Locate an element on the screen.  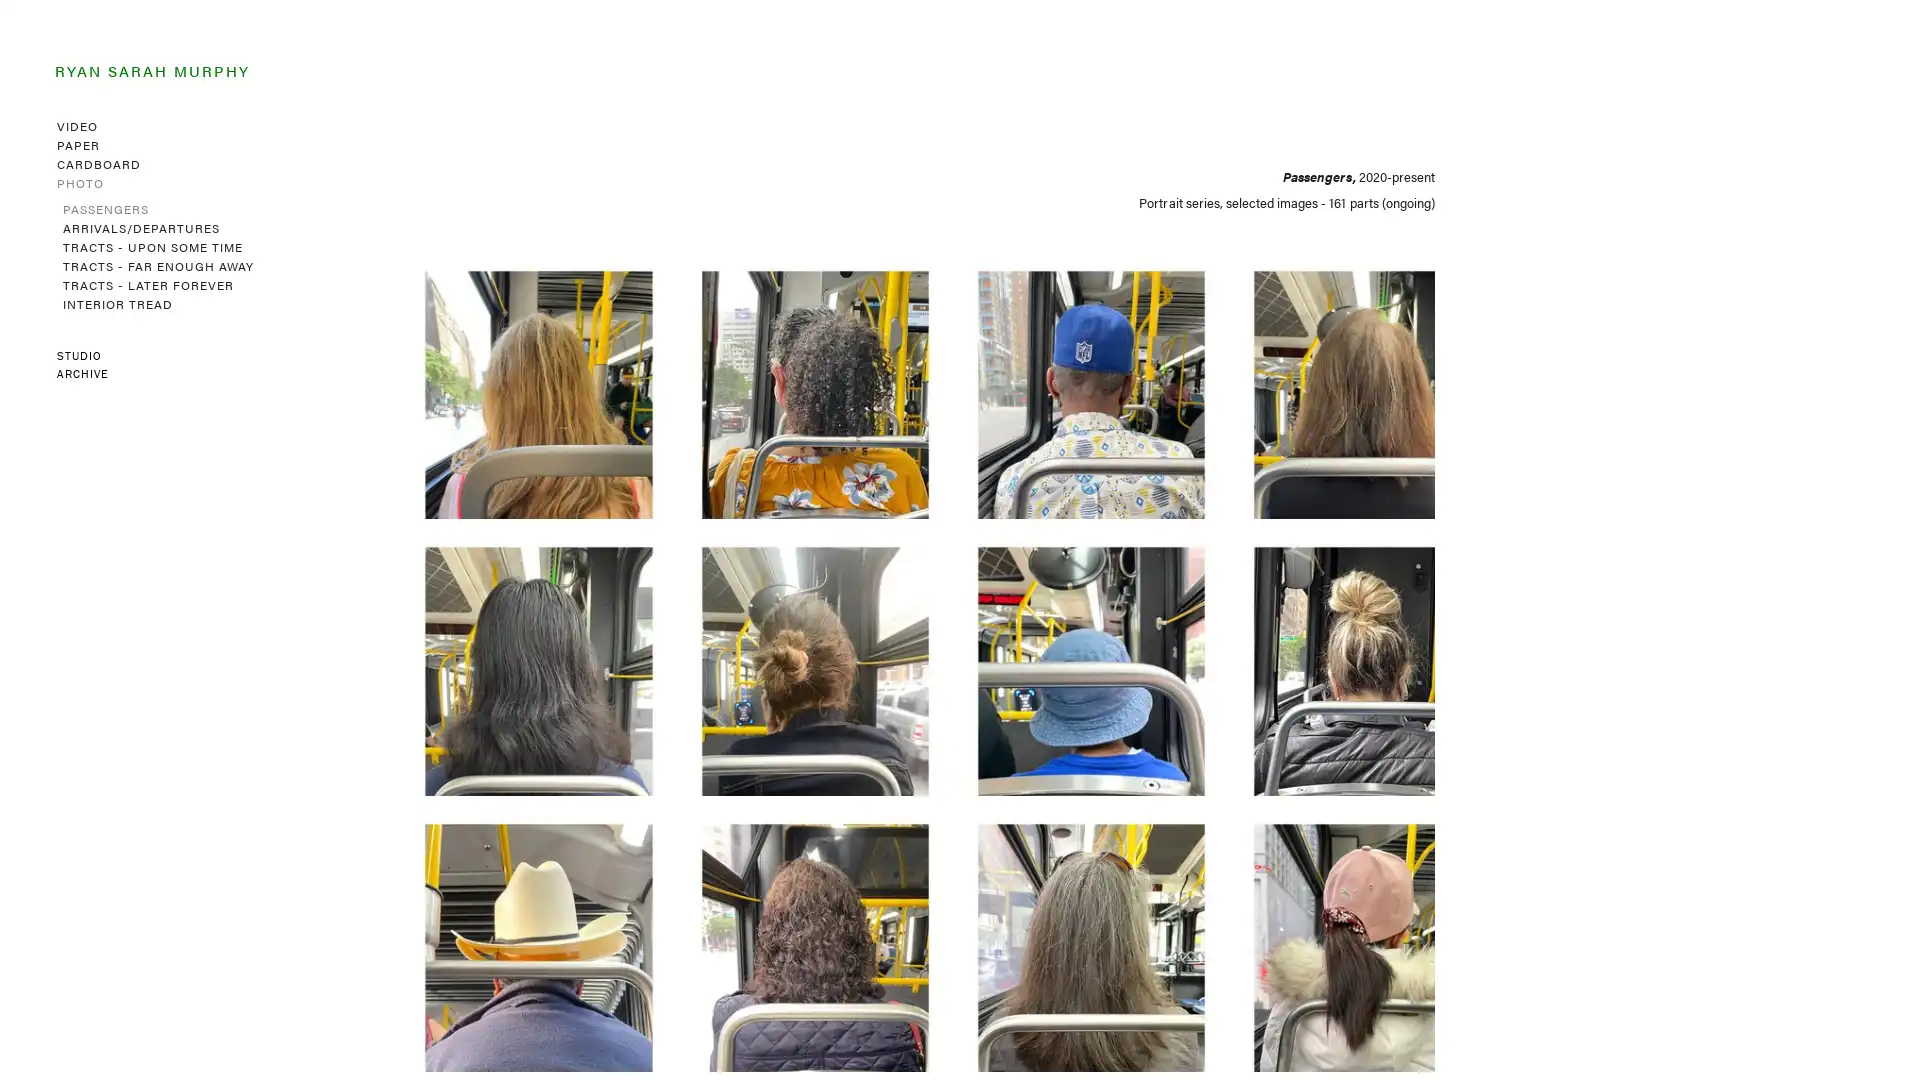
View fullsize Passenger 151-.jpeg is located at coordinates (1032, 920).